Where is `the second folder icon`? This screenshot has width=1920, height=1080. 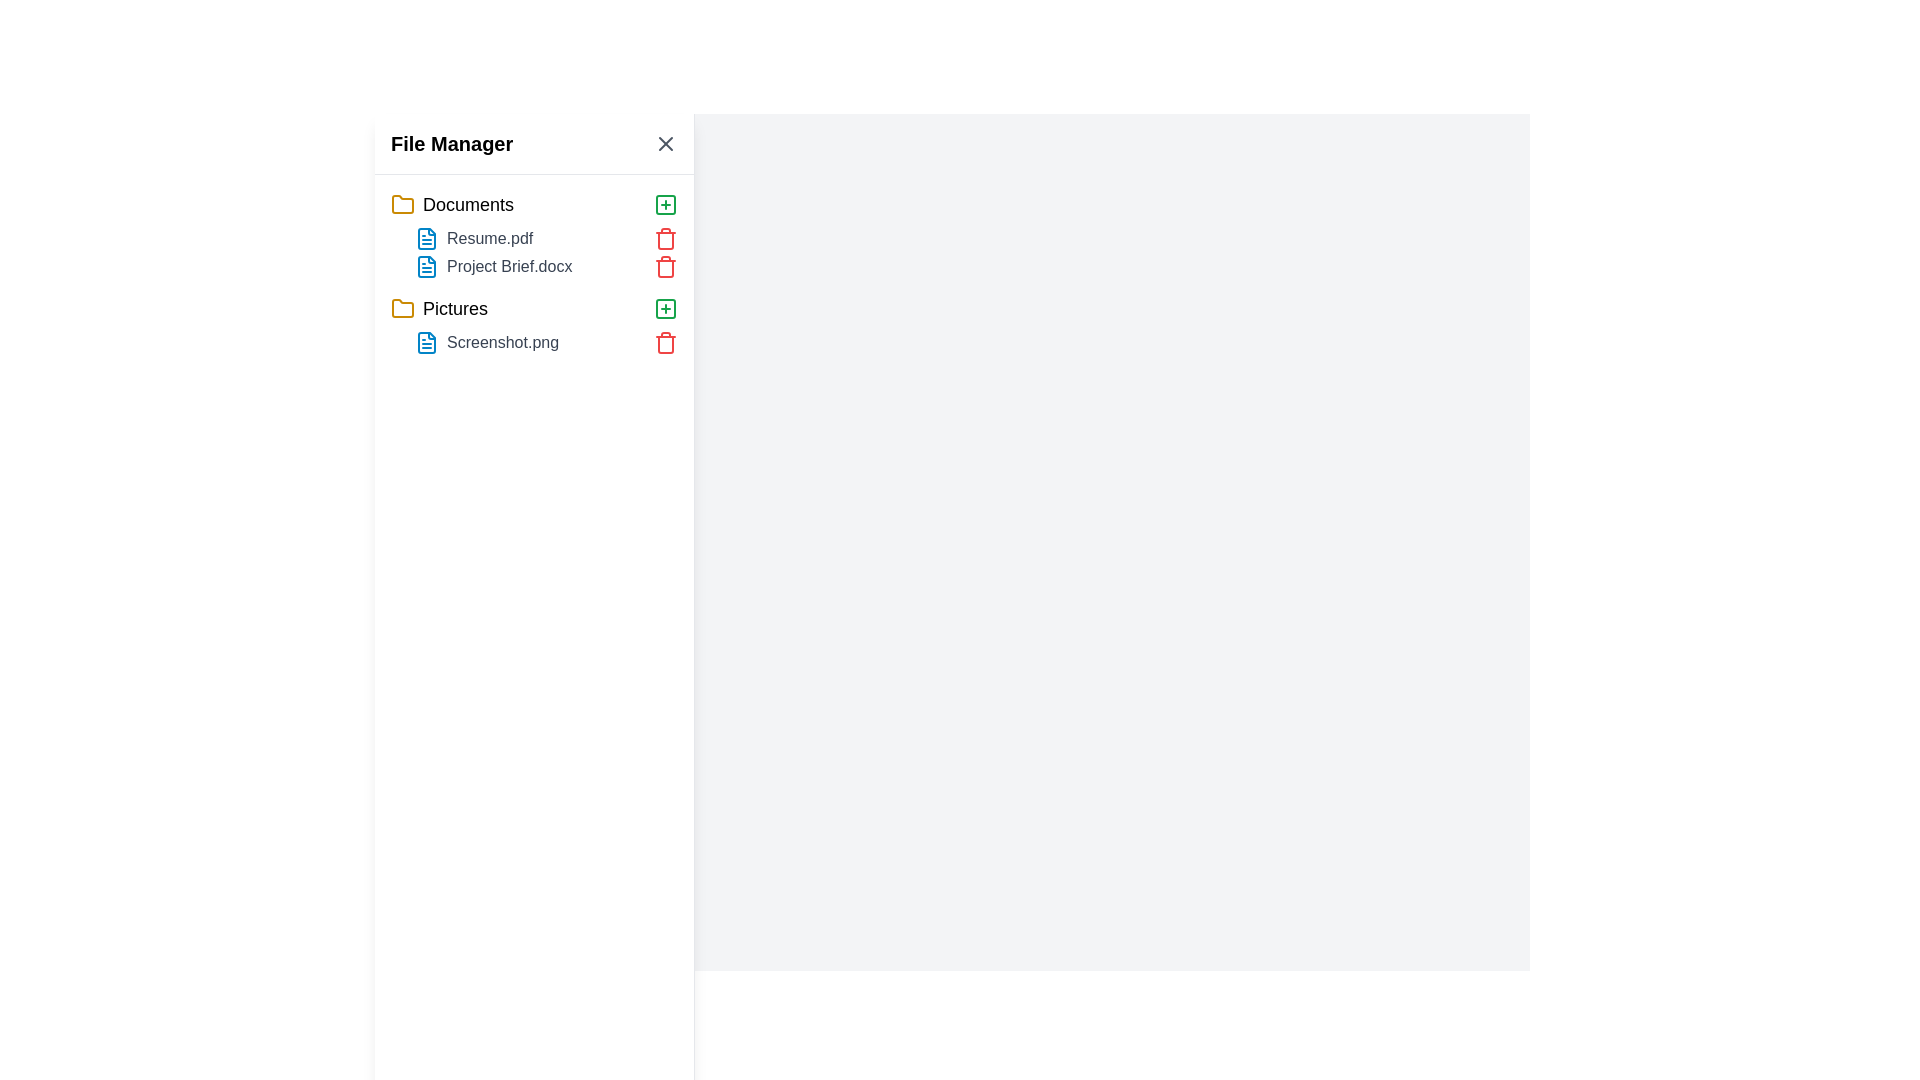 the second folder icon is located at coordinates (402, 308).